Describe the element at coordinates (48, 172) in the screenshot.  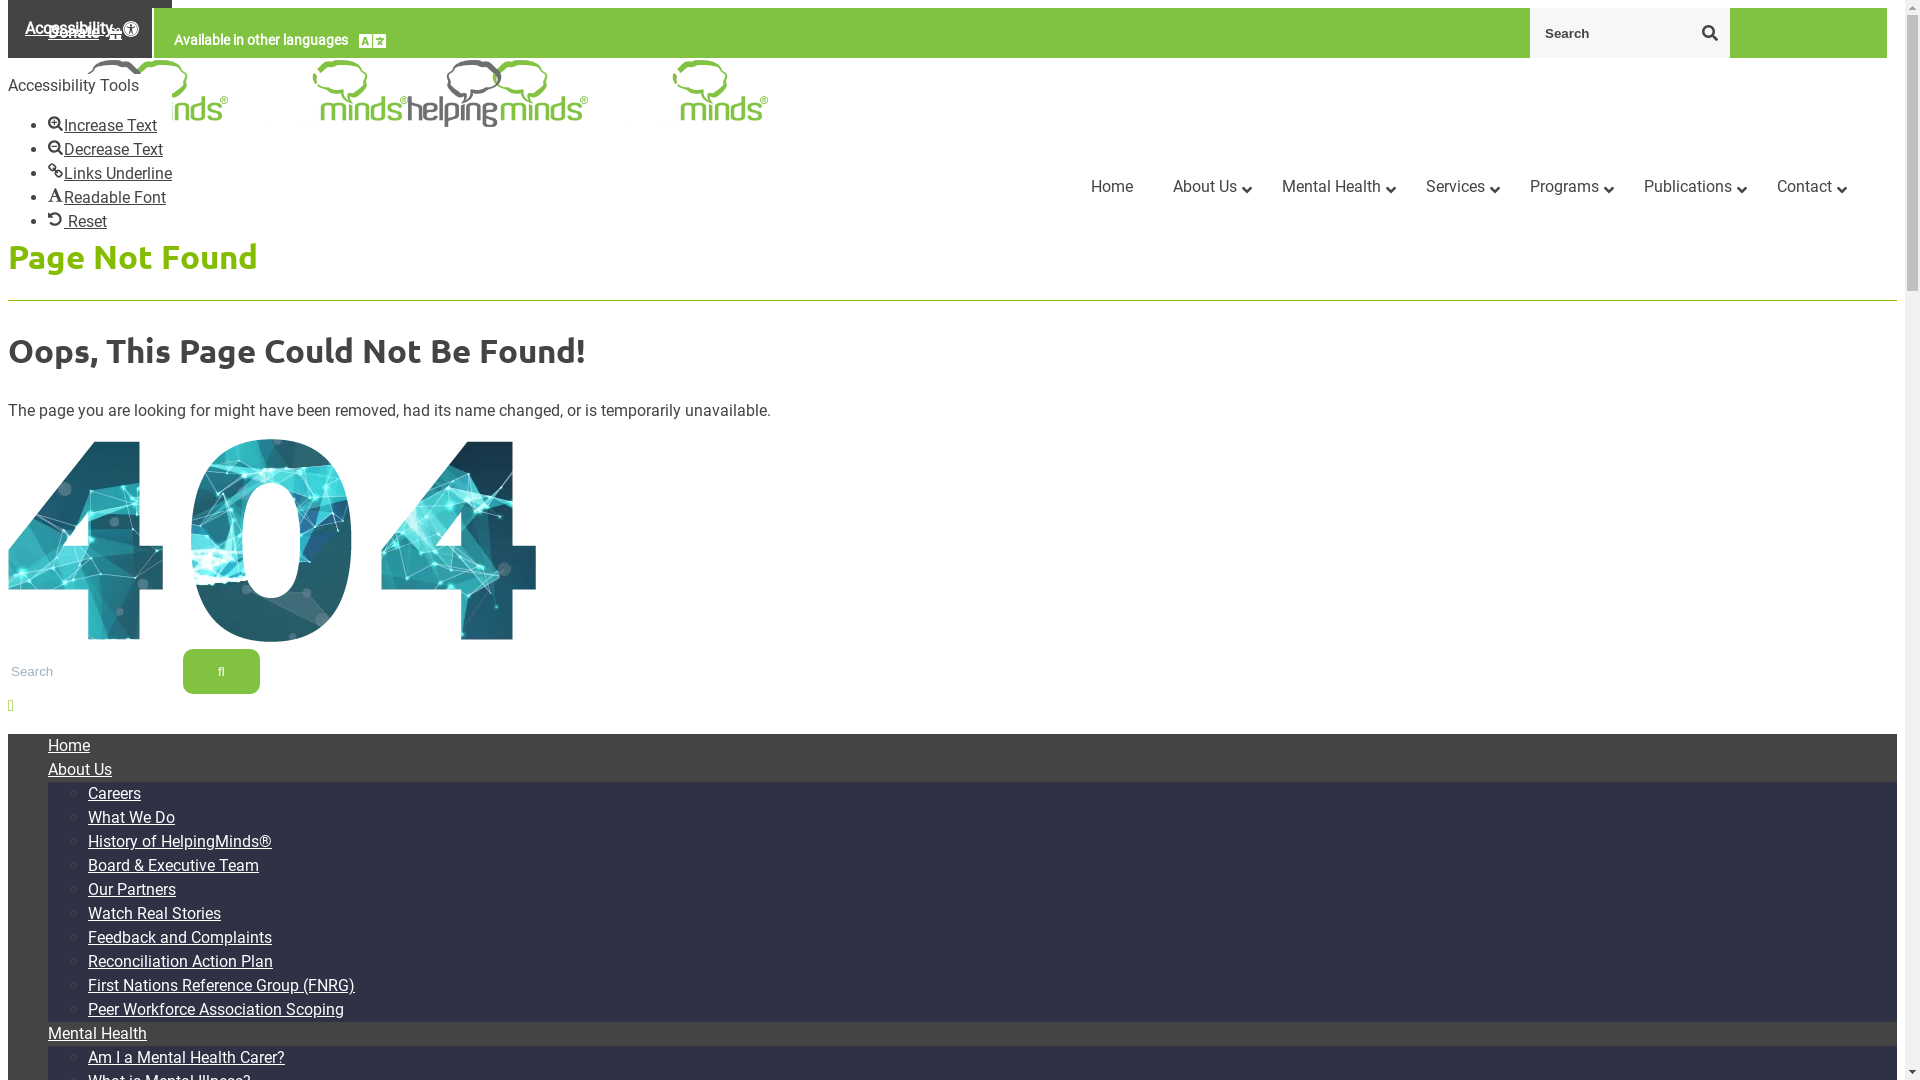
I see `'Links UnderlineLinks Underline'` at that location.